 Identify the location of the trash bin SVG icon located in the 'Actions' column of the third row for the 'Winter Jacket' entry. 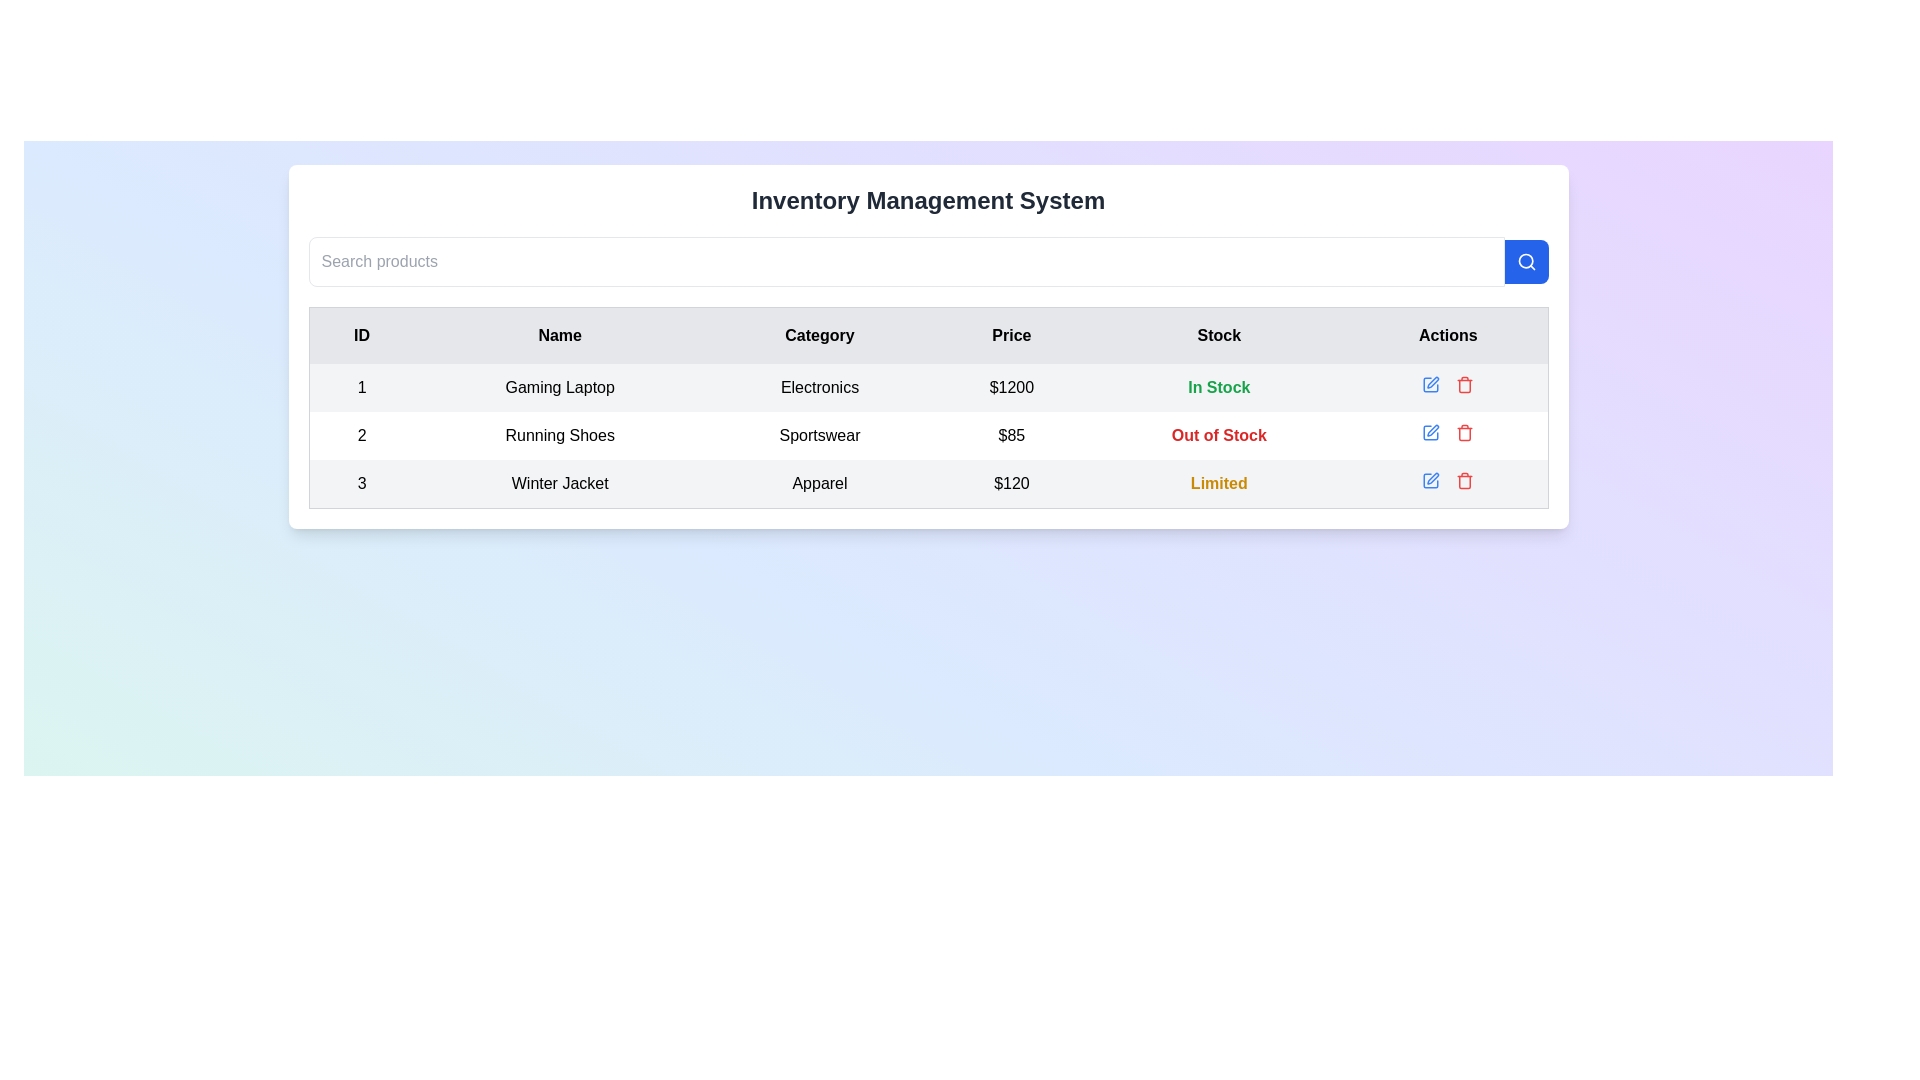
(1465, 386).